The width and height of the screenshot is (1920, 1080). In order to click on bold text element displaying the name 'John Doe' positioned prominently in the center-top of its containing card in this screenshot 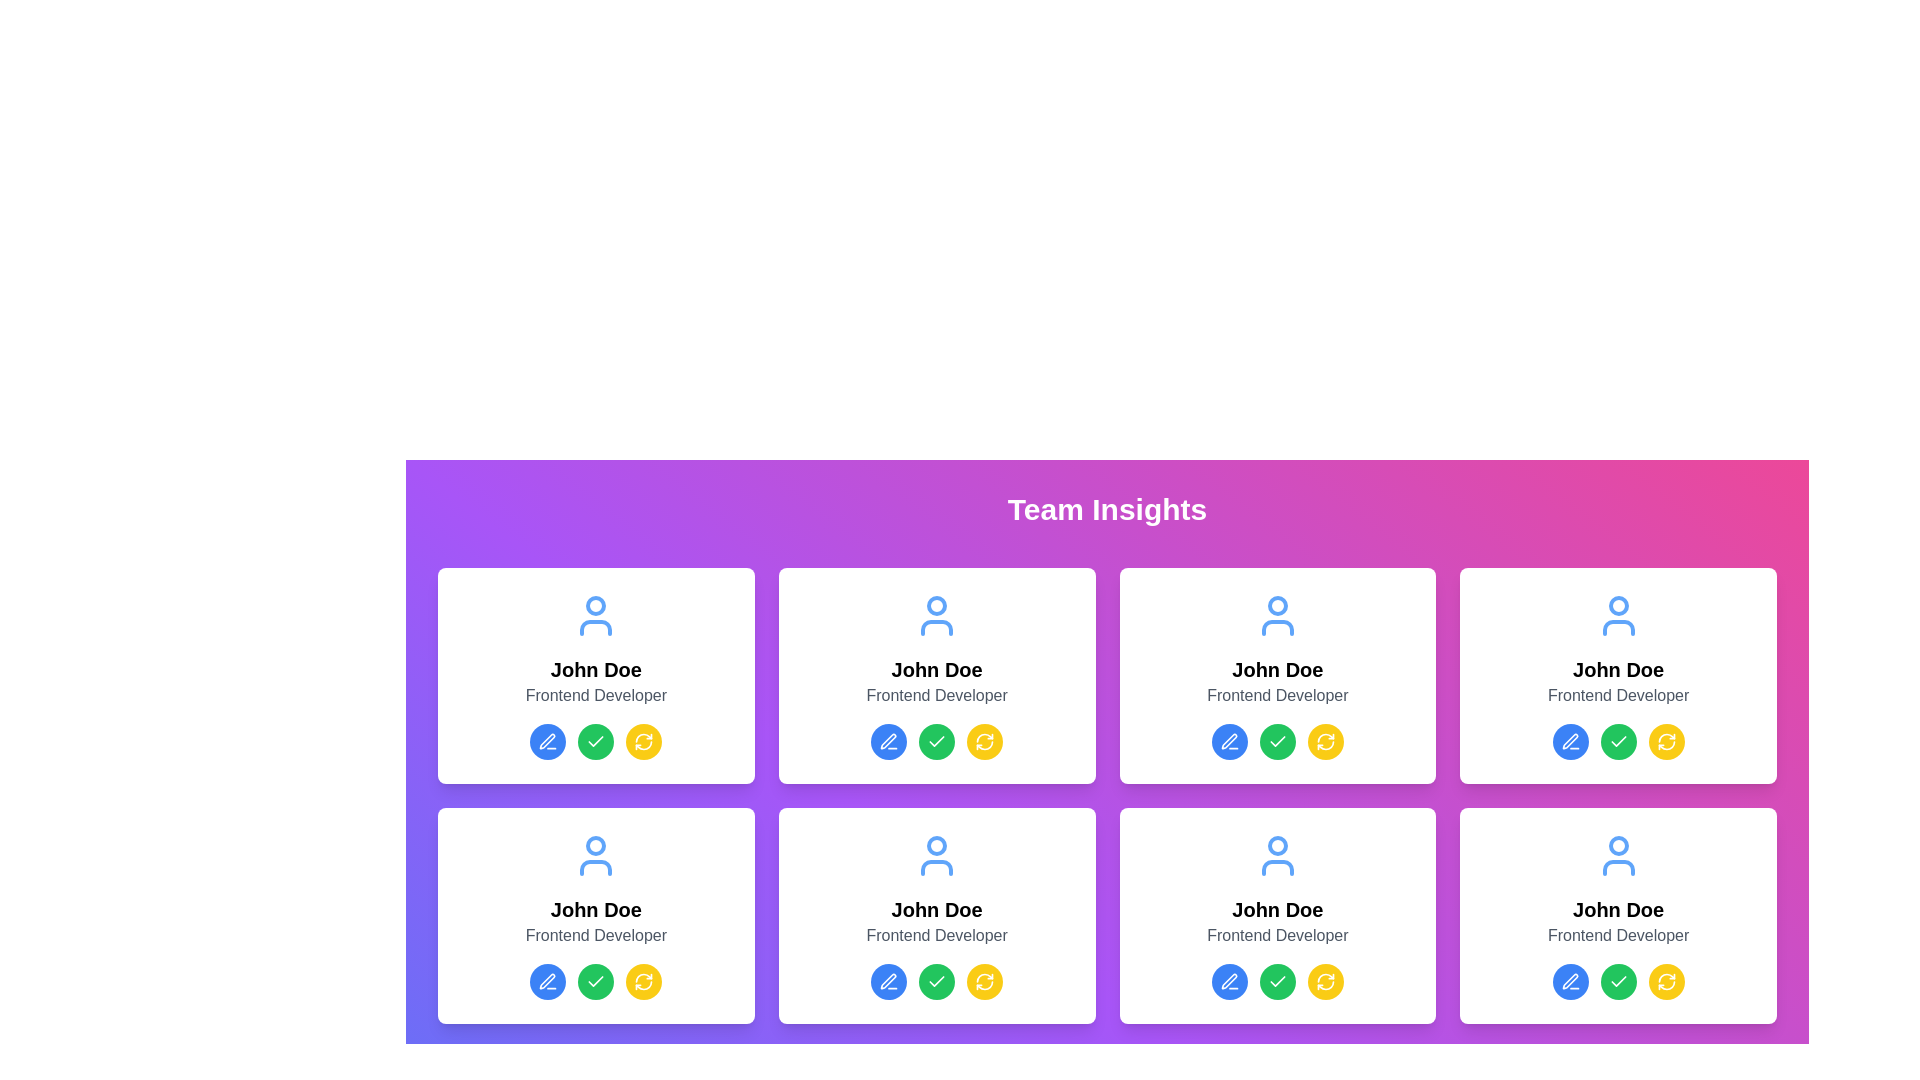, I will do `click(1276, 670)`.